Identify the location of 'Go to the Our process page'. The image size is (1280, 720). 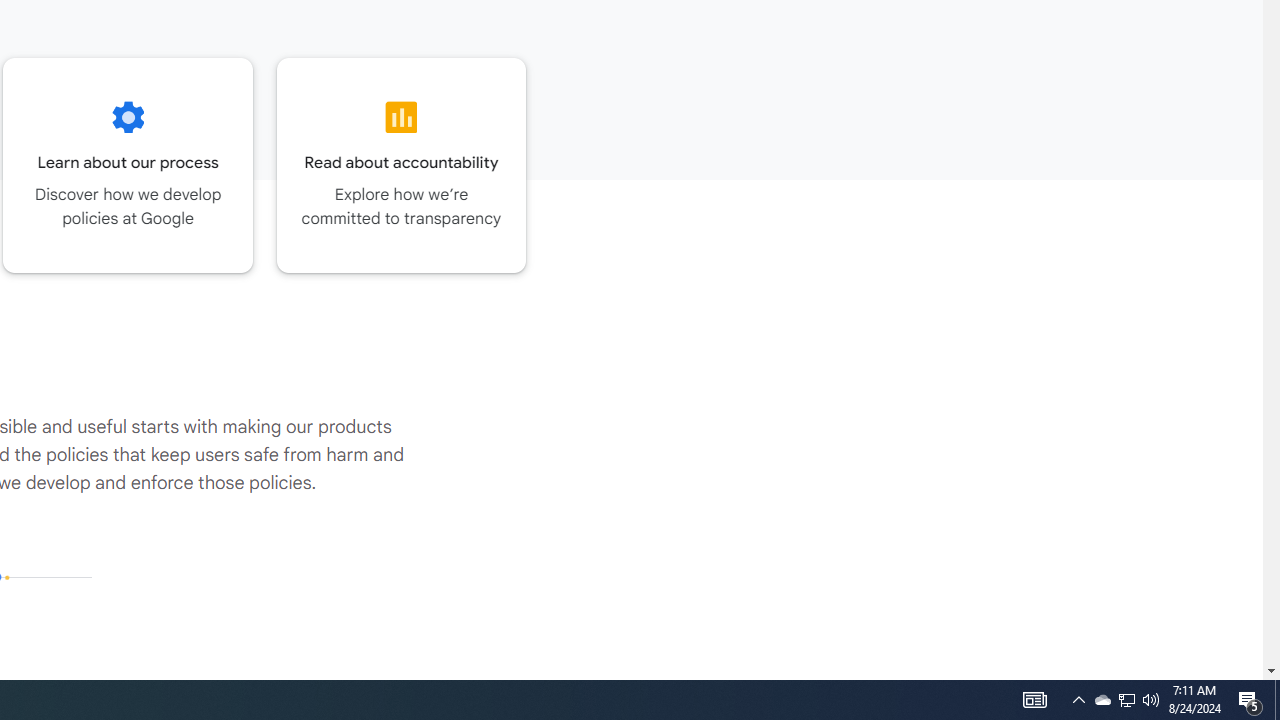
(127, 164).